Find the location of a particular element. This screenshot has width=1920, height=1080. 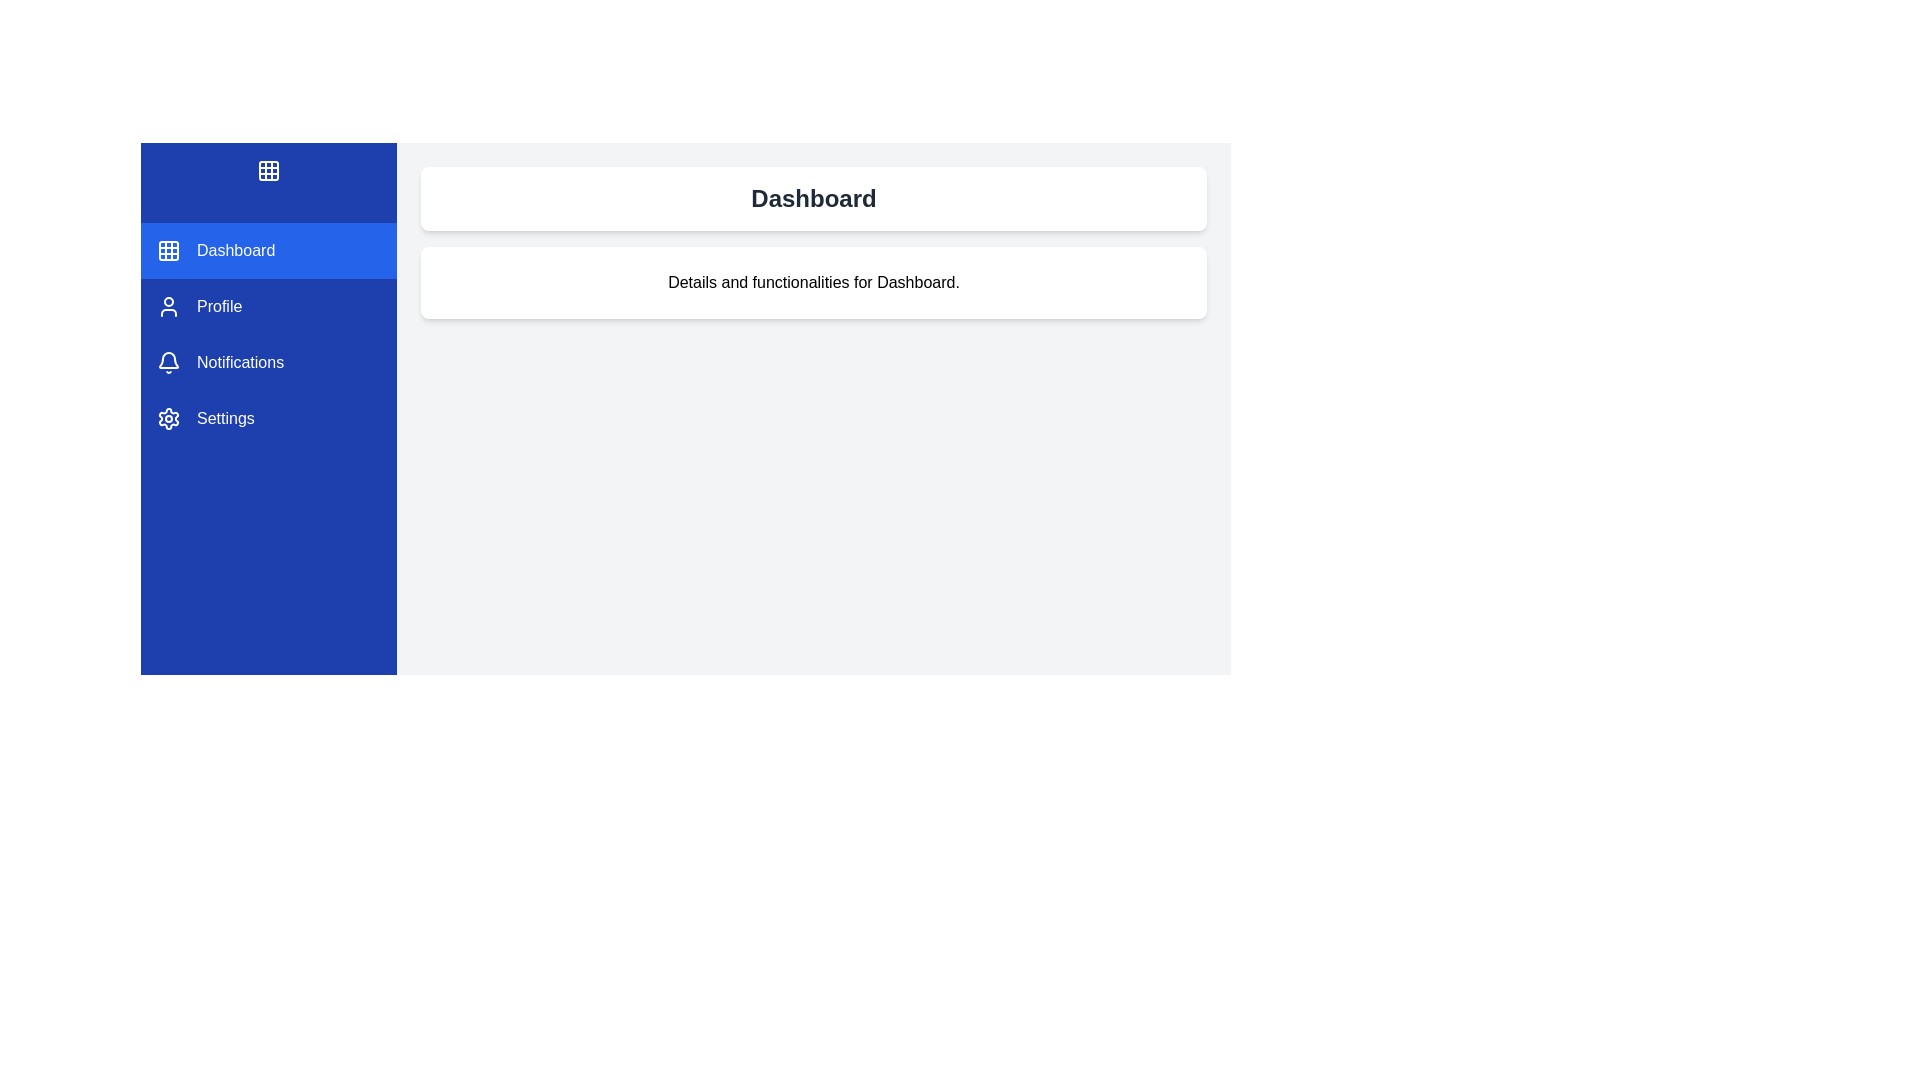

the Icon component located in the top-left corner of the 3x3 grid icon in the vertical sidebar menu is located at coordinates (267, 169).